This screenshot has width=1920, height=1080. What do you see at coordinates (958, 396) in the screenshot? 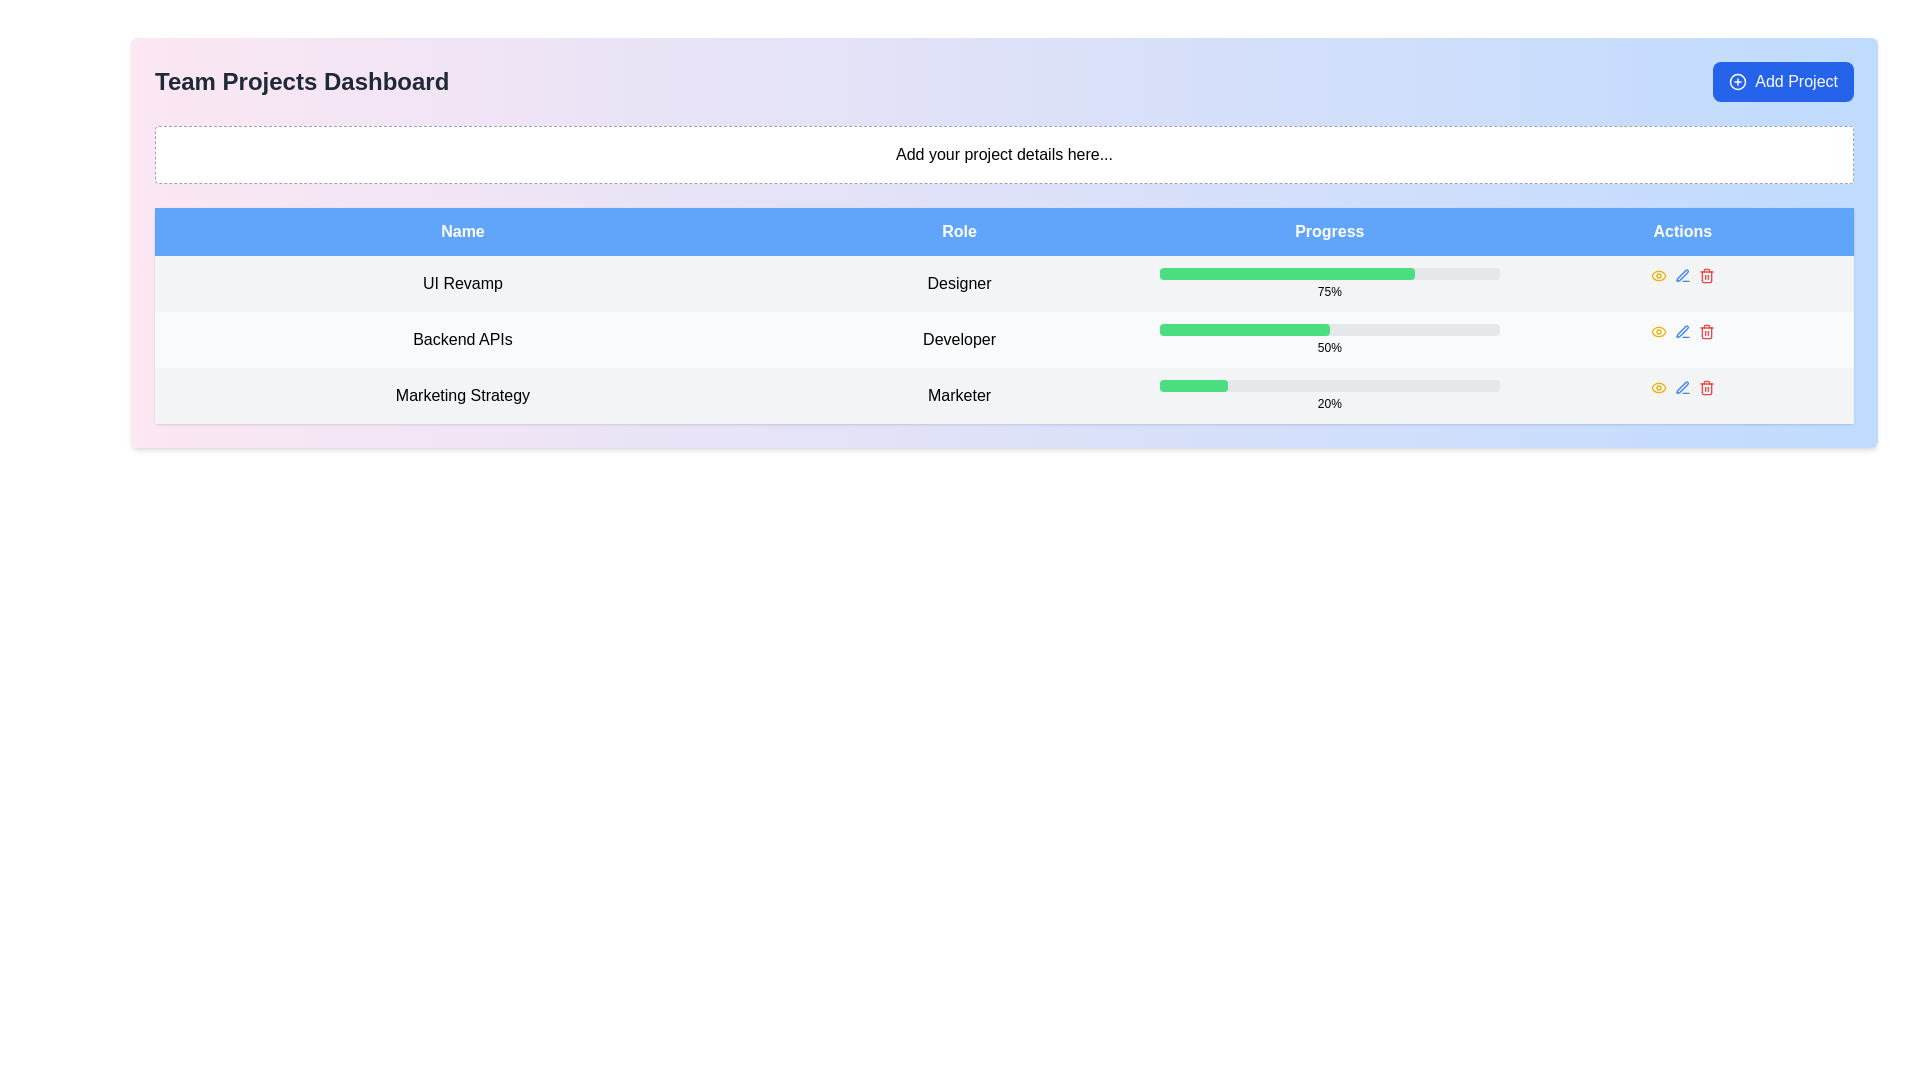
I see `the static text label displaying 'Marketer' in black font, which is centrally located in the second column of the 'Marketing Strategy' table row` at bounding box center [958, 396].